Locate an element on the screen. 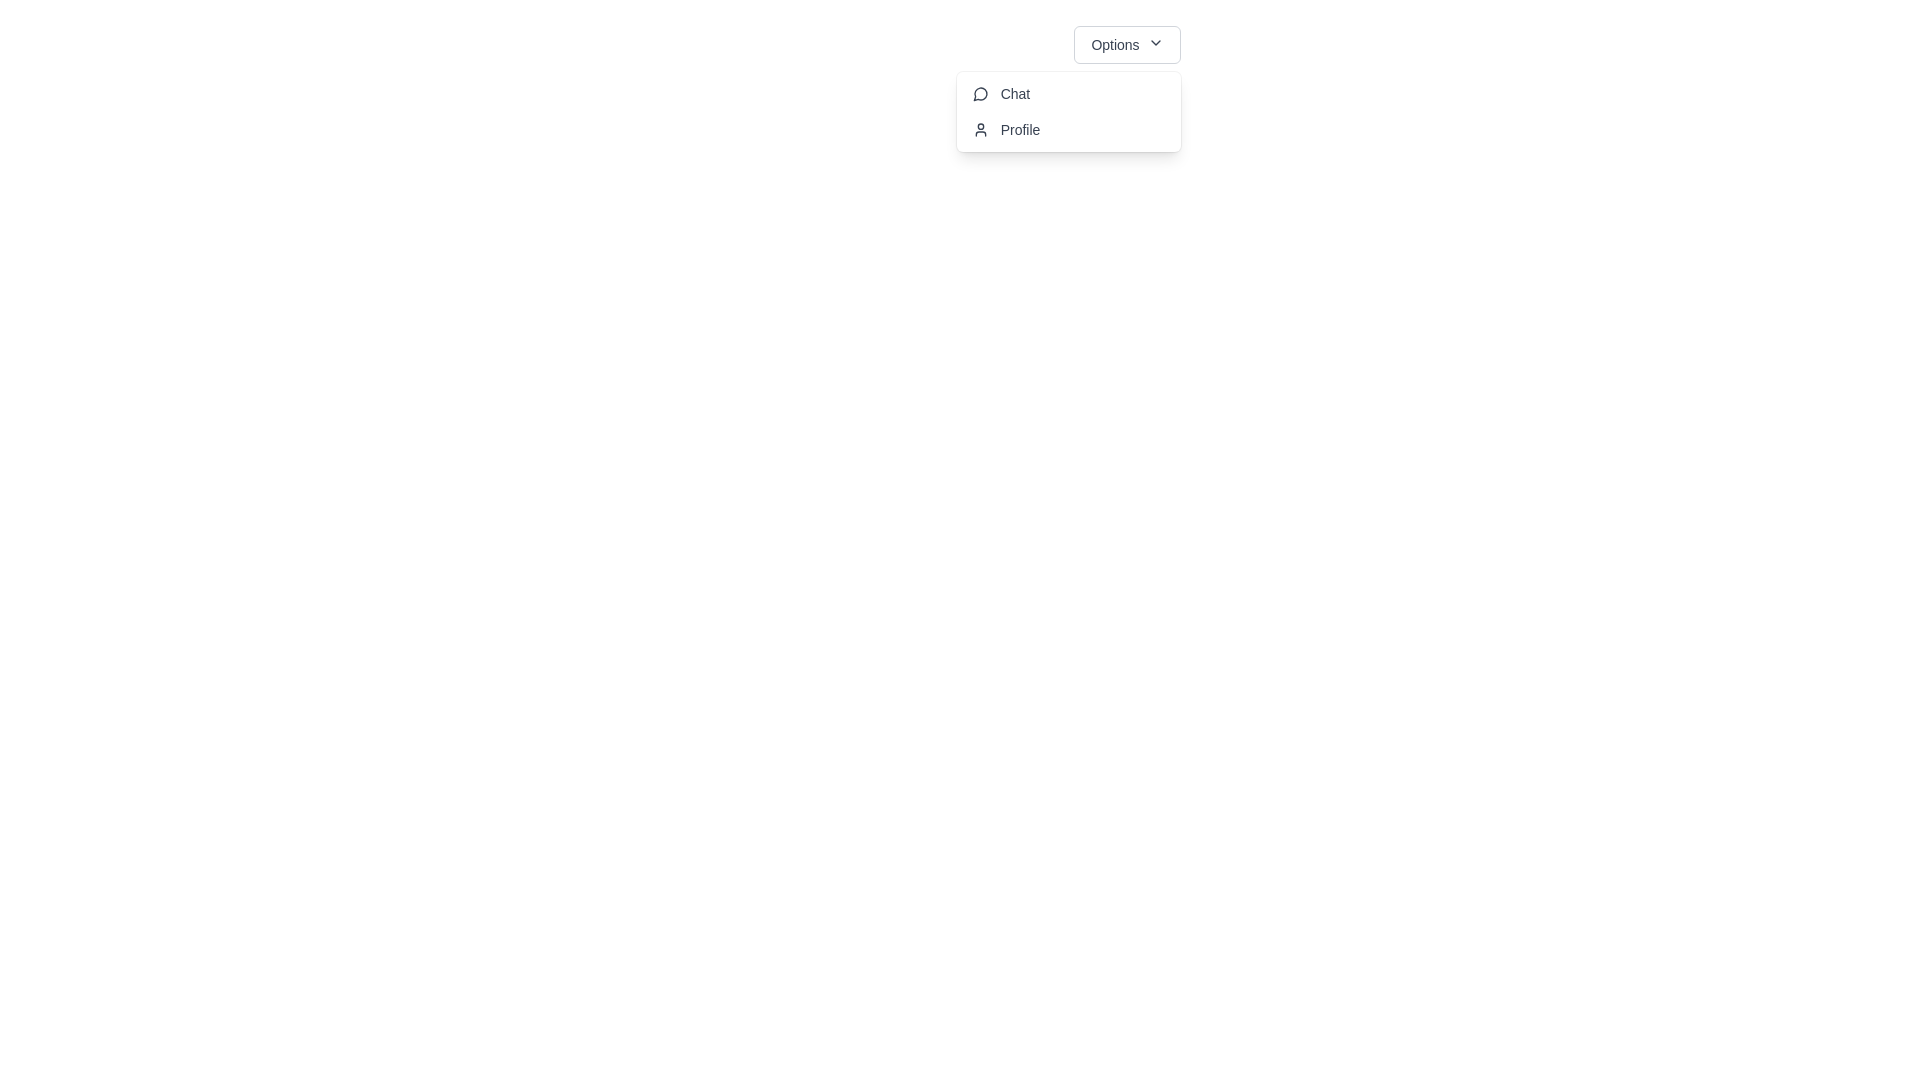 This screenshot has height=1080, width=1920. the interactive icon located at the far right of the 'Options' button, which is situated near the top-center of the interface is located at coordinates (1155, 42).